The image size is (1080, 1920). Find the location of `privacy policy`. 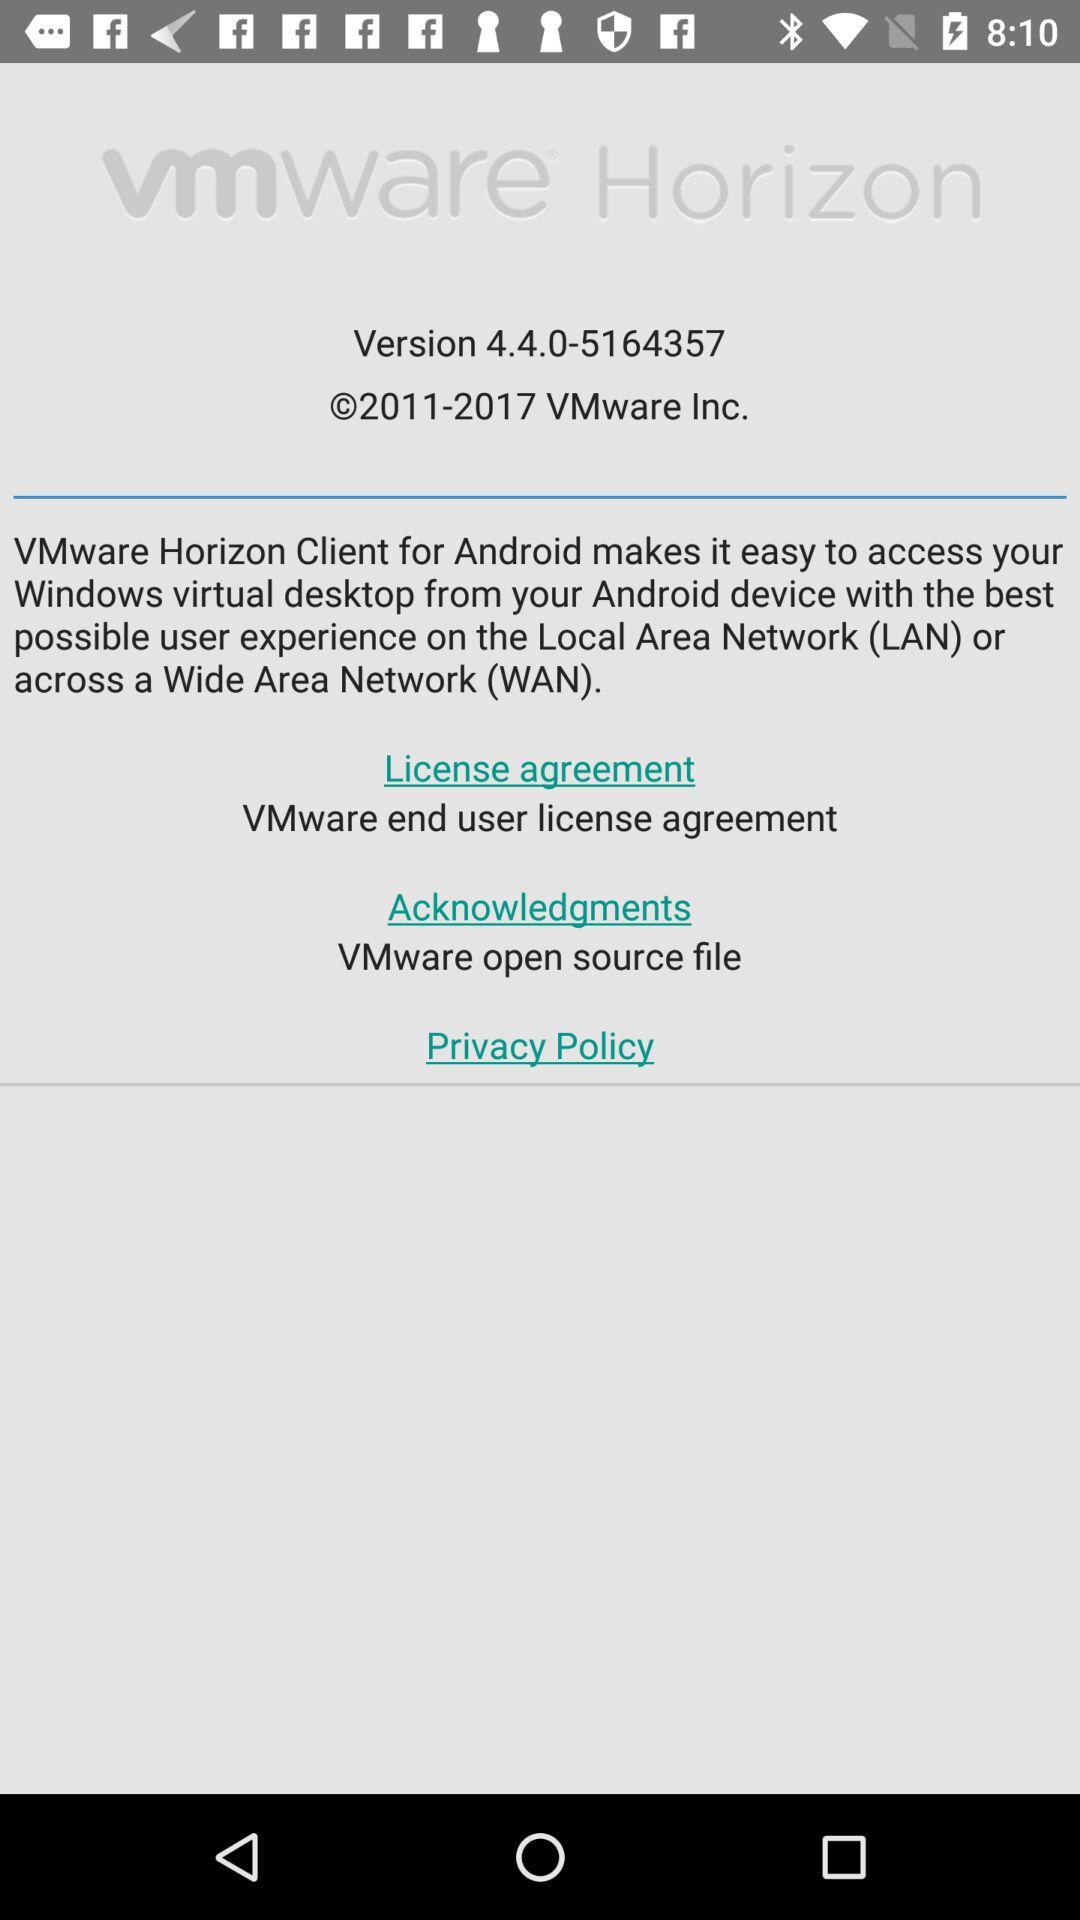

privacy policy is located at coordinates (540, 1043).